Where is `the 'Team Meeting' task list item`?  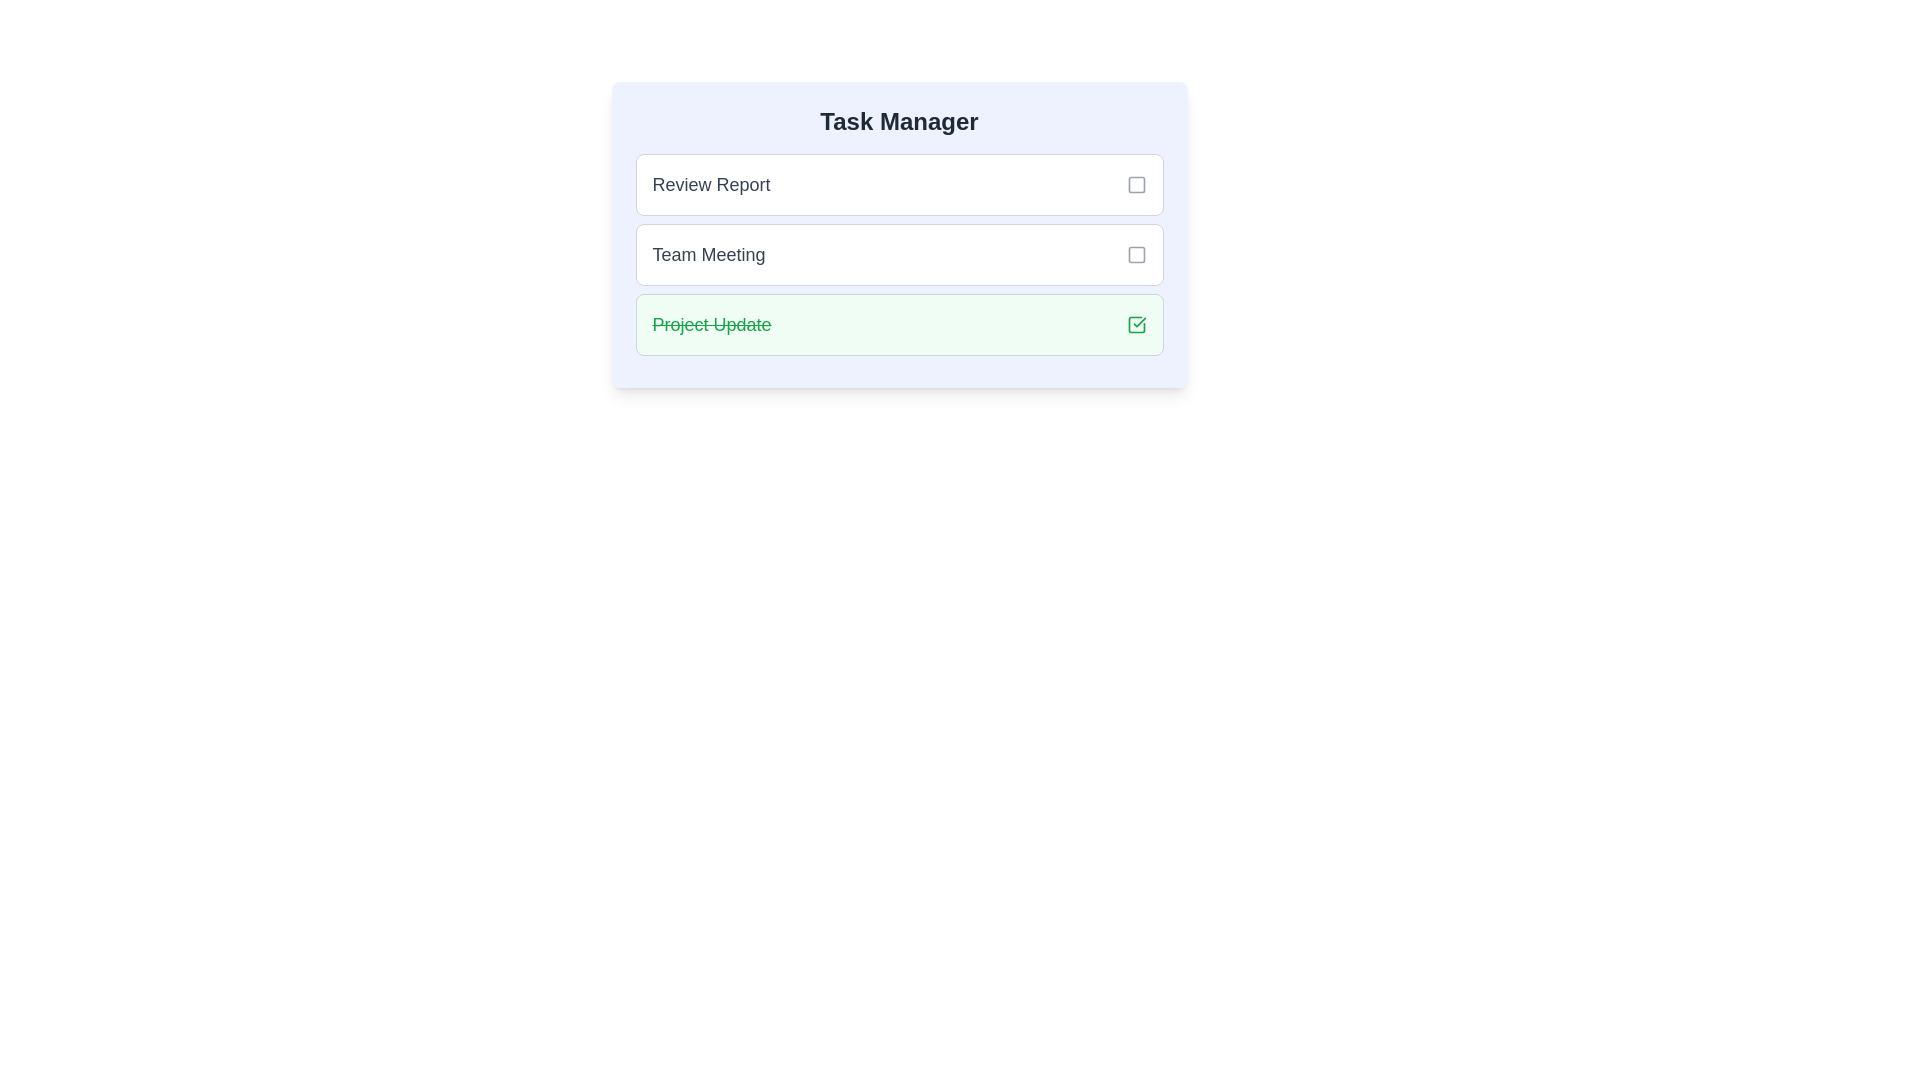
the 'Team Meeting' task list item is located at coordinates (898, 253).